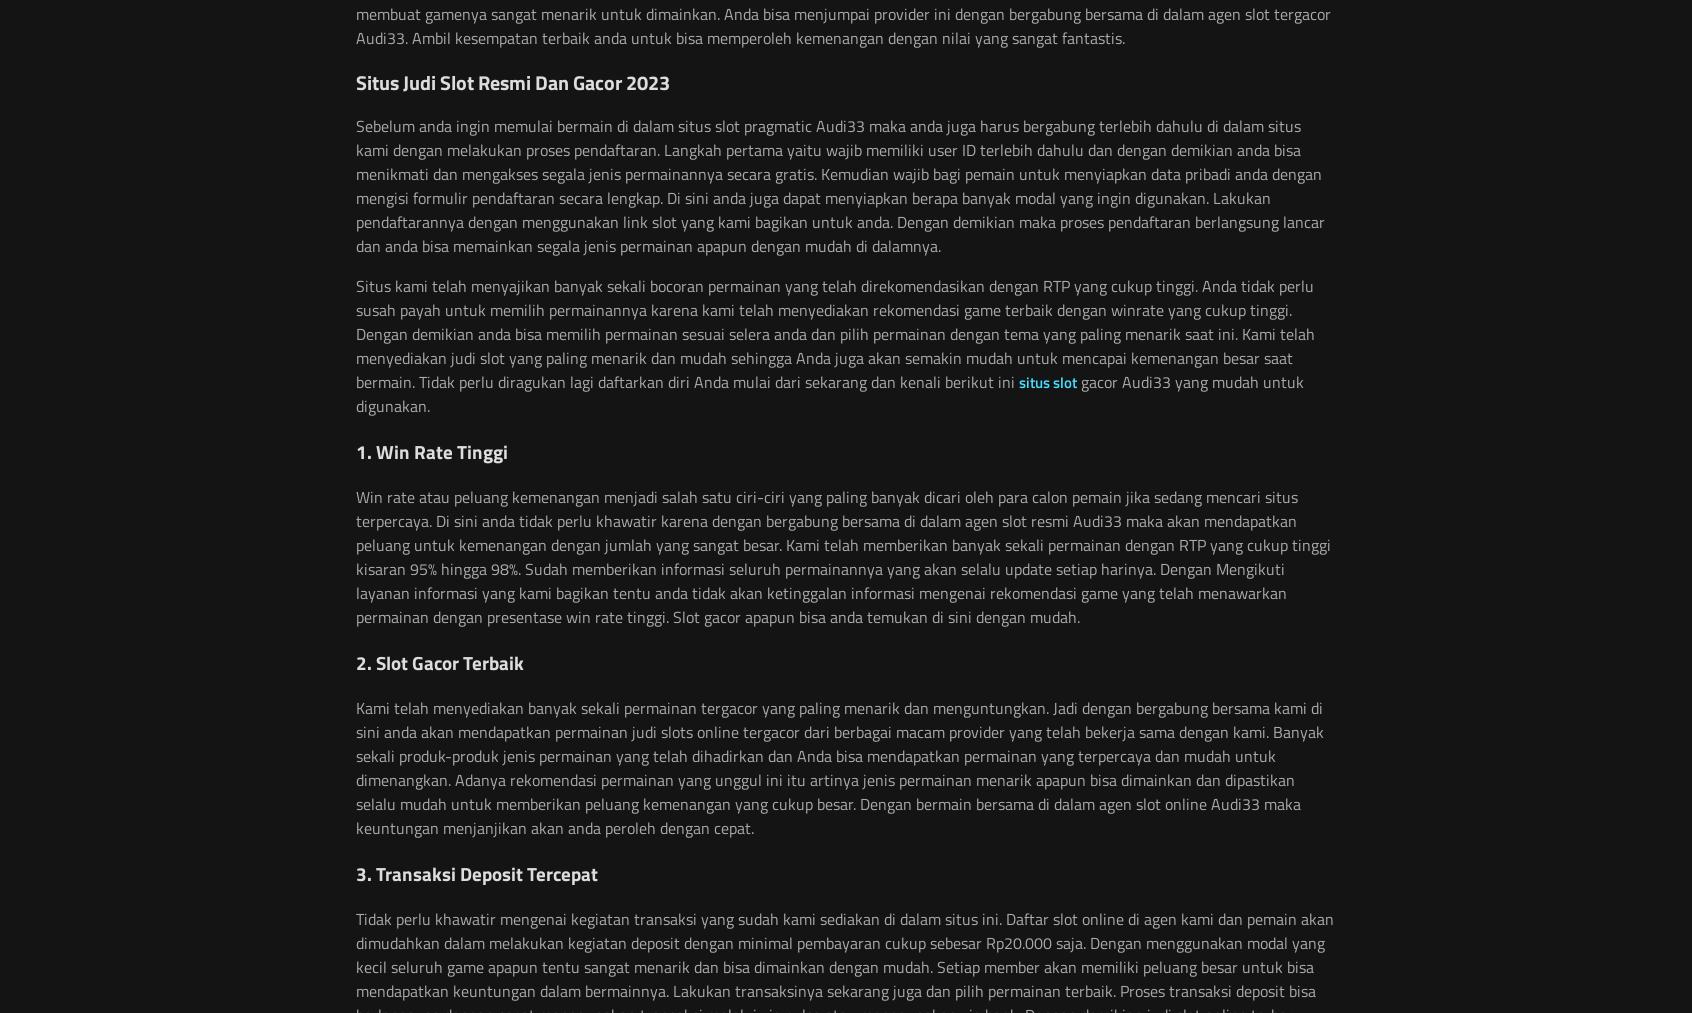 This screenshot has width=1692, height=1013. What do you see at coordinates (355, 872) in the screenshot?
I see `'3. Transaksi Deposit Tercepat'` at bounding box center [355, 872].